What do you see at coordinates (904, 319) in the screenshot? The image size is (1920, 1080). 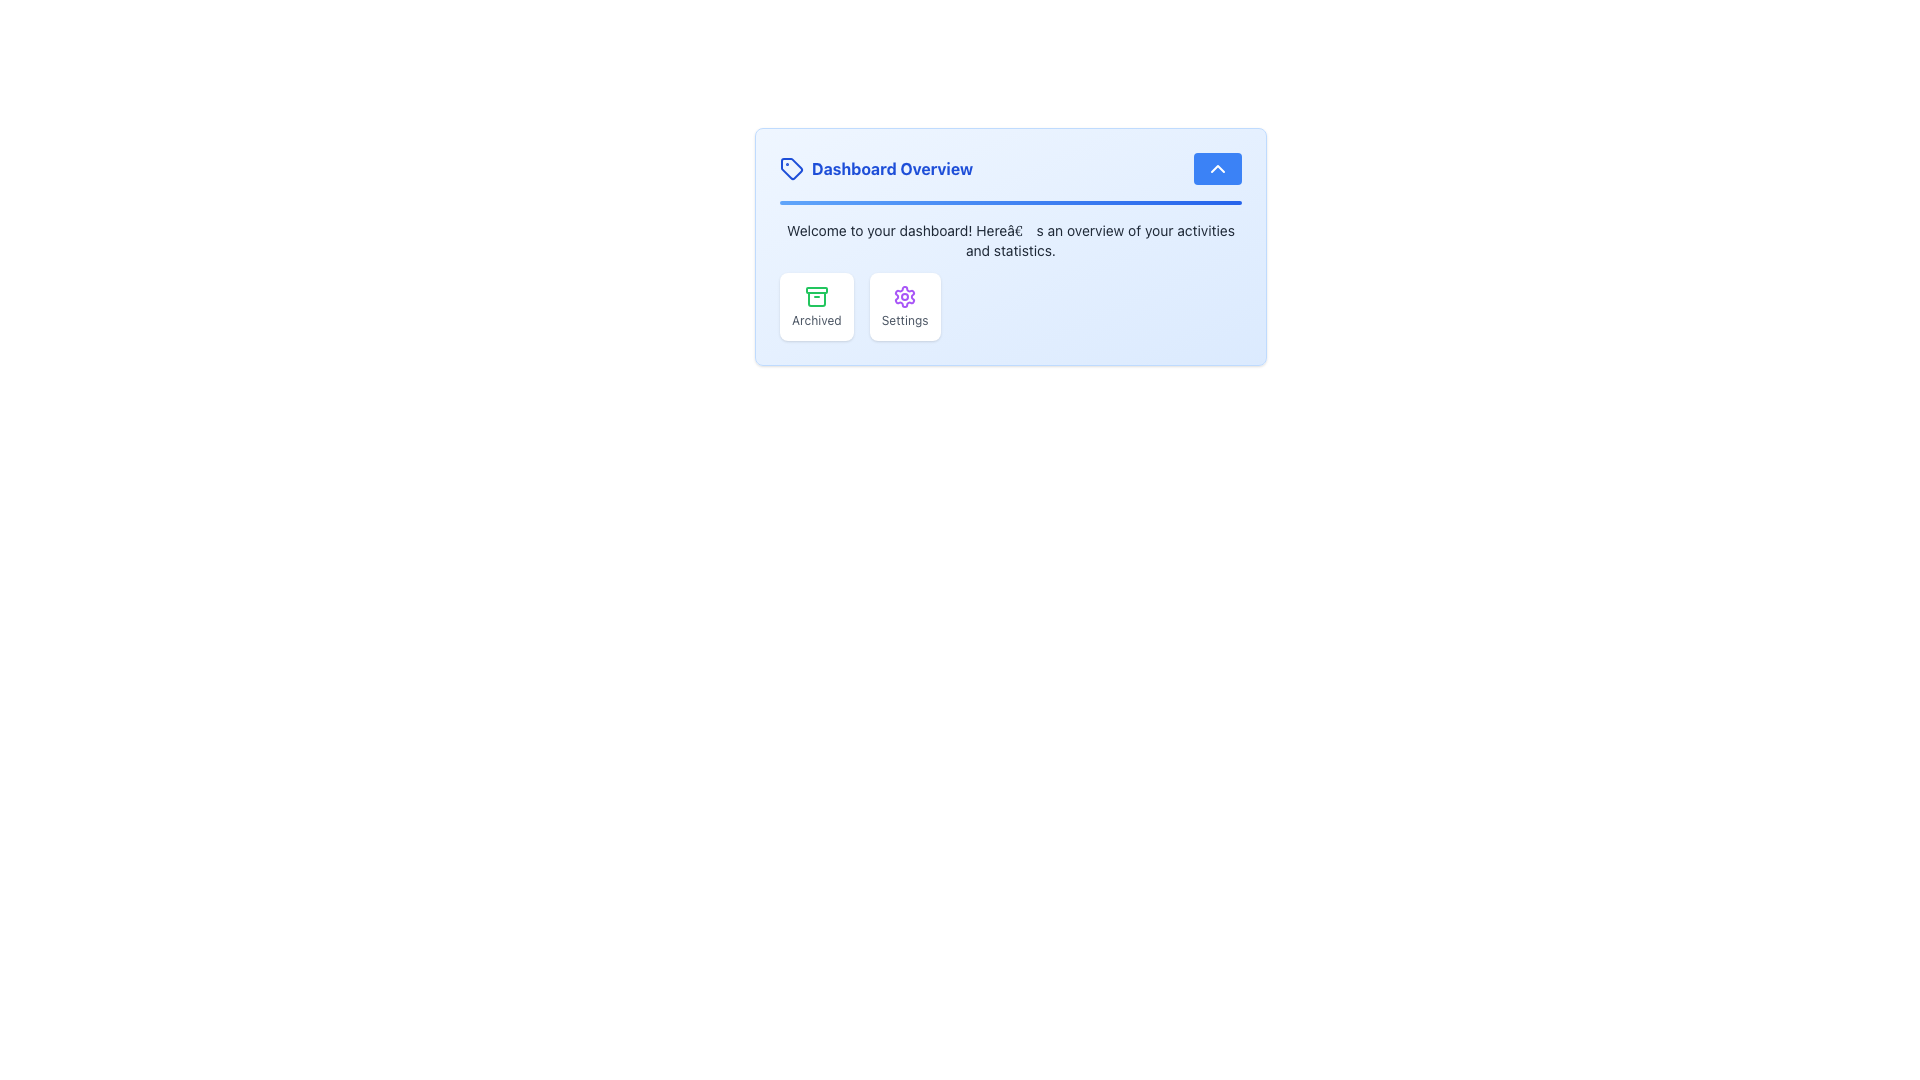 I see `the Text Label that indicates the settings option, located beneath the purple cogwheel icon in the card-like section at the bottom right` at bounding box center [904, 319].